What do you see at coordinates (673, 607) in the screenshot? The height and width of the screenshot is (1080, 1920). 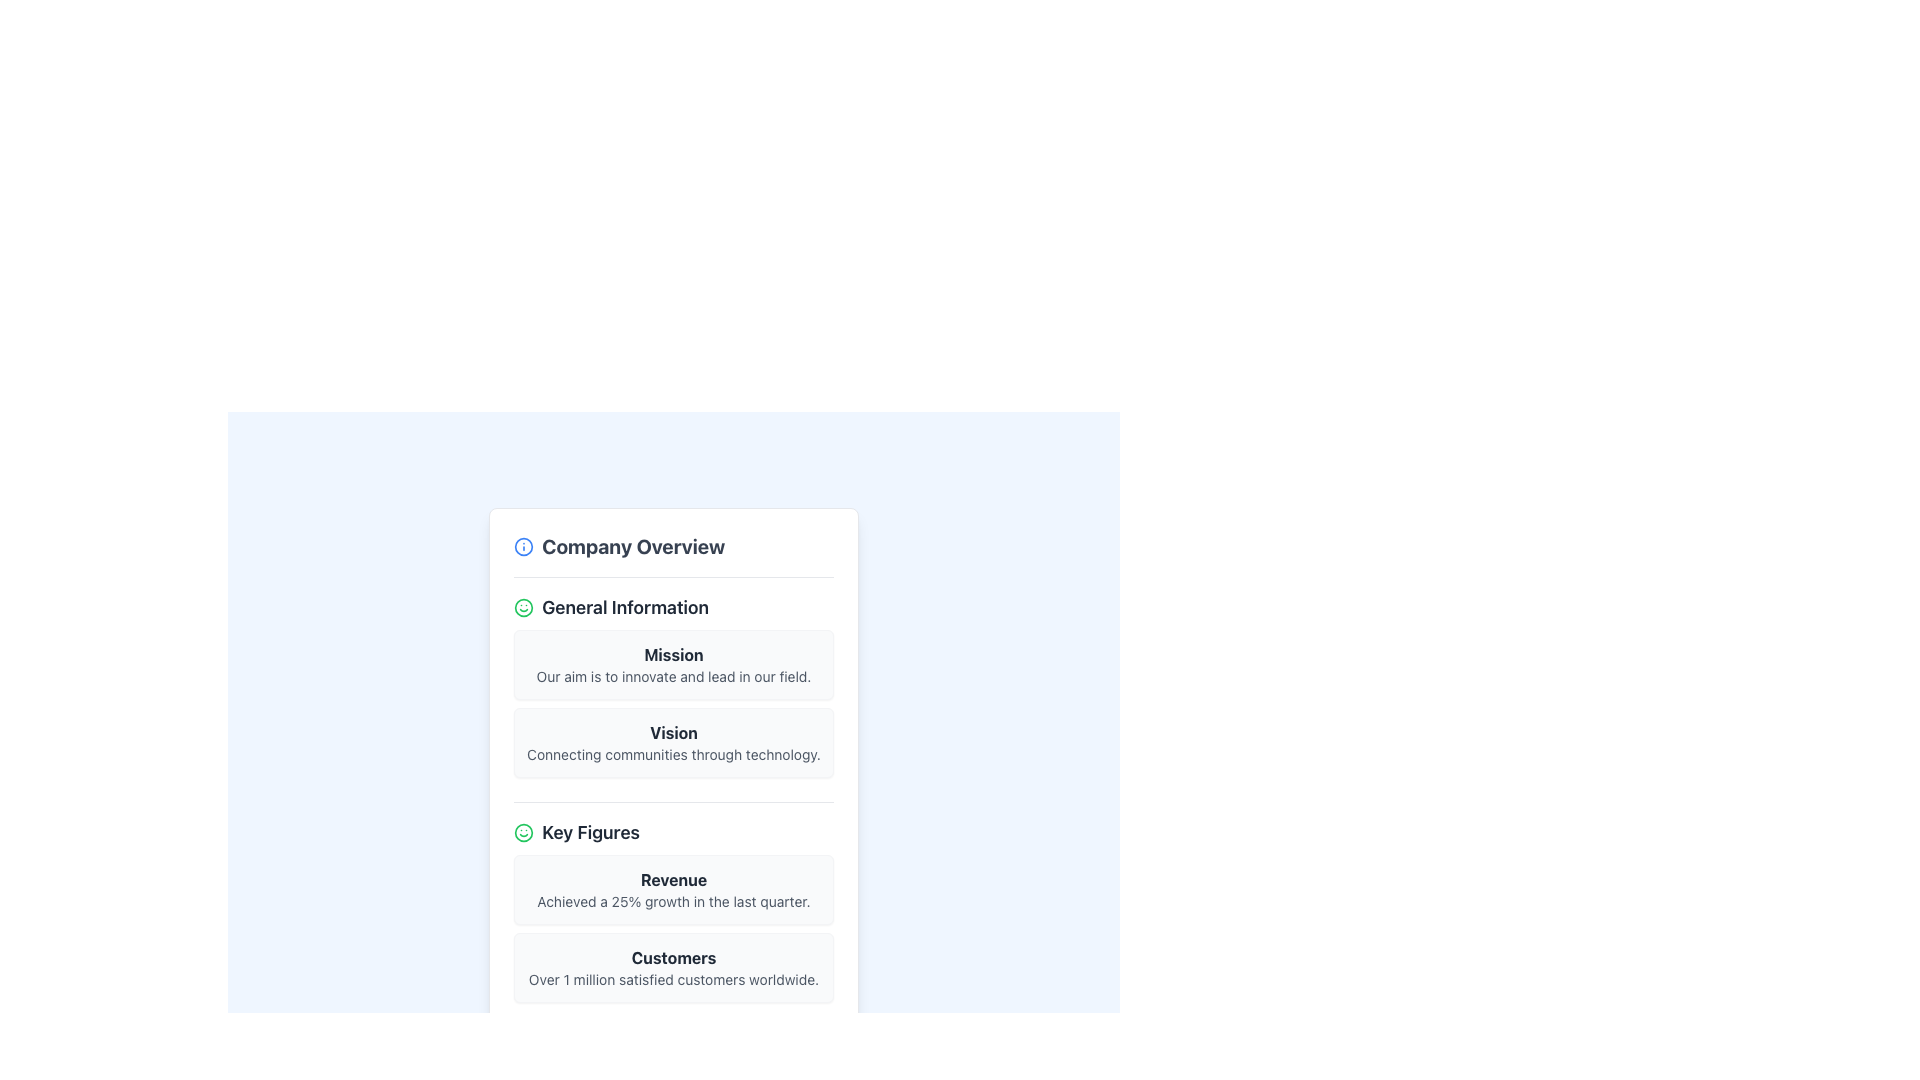 I see `the 'General Information' text label, which is styled in bold with a large font size and has a green smiling face icon to its left` at bounding box center [673, 607].